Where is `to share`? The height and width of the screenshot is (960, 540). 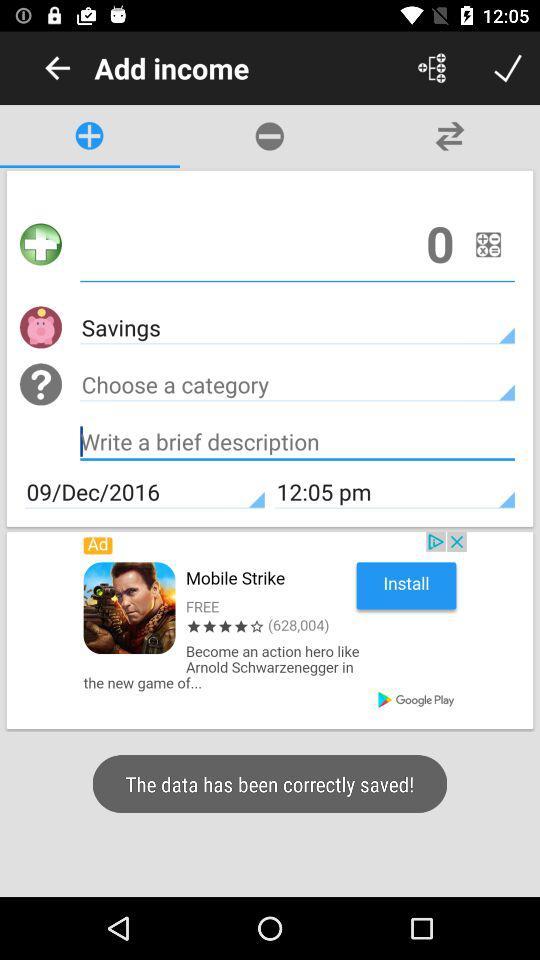
to share is located at coordinates (431, 68).